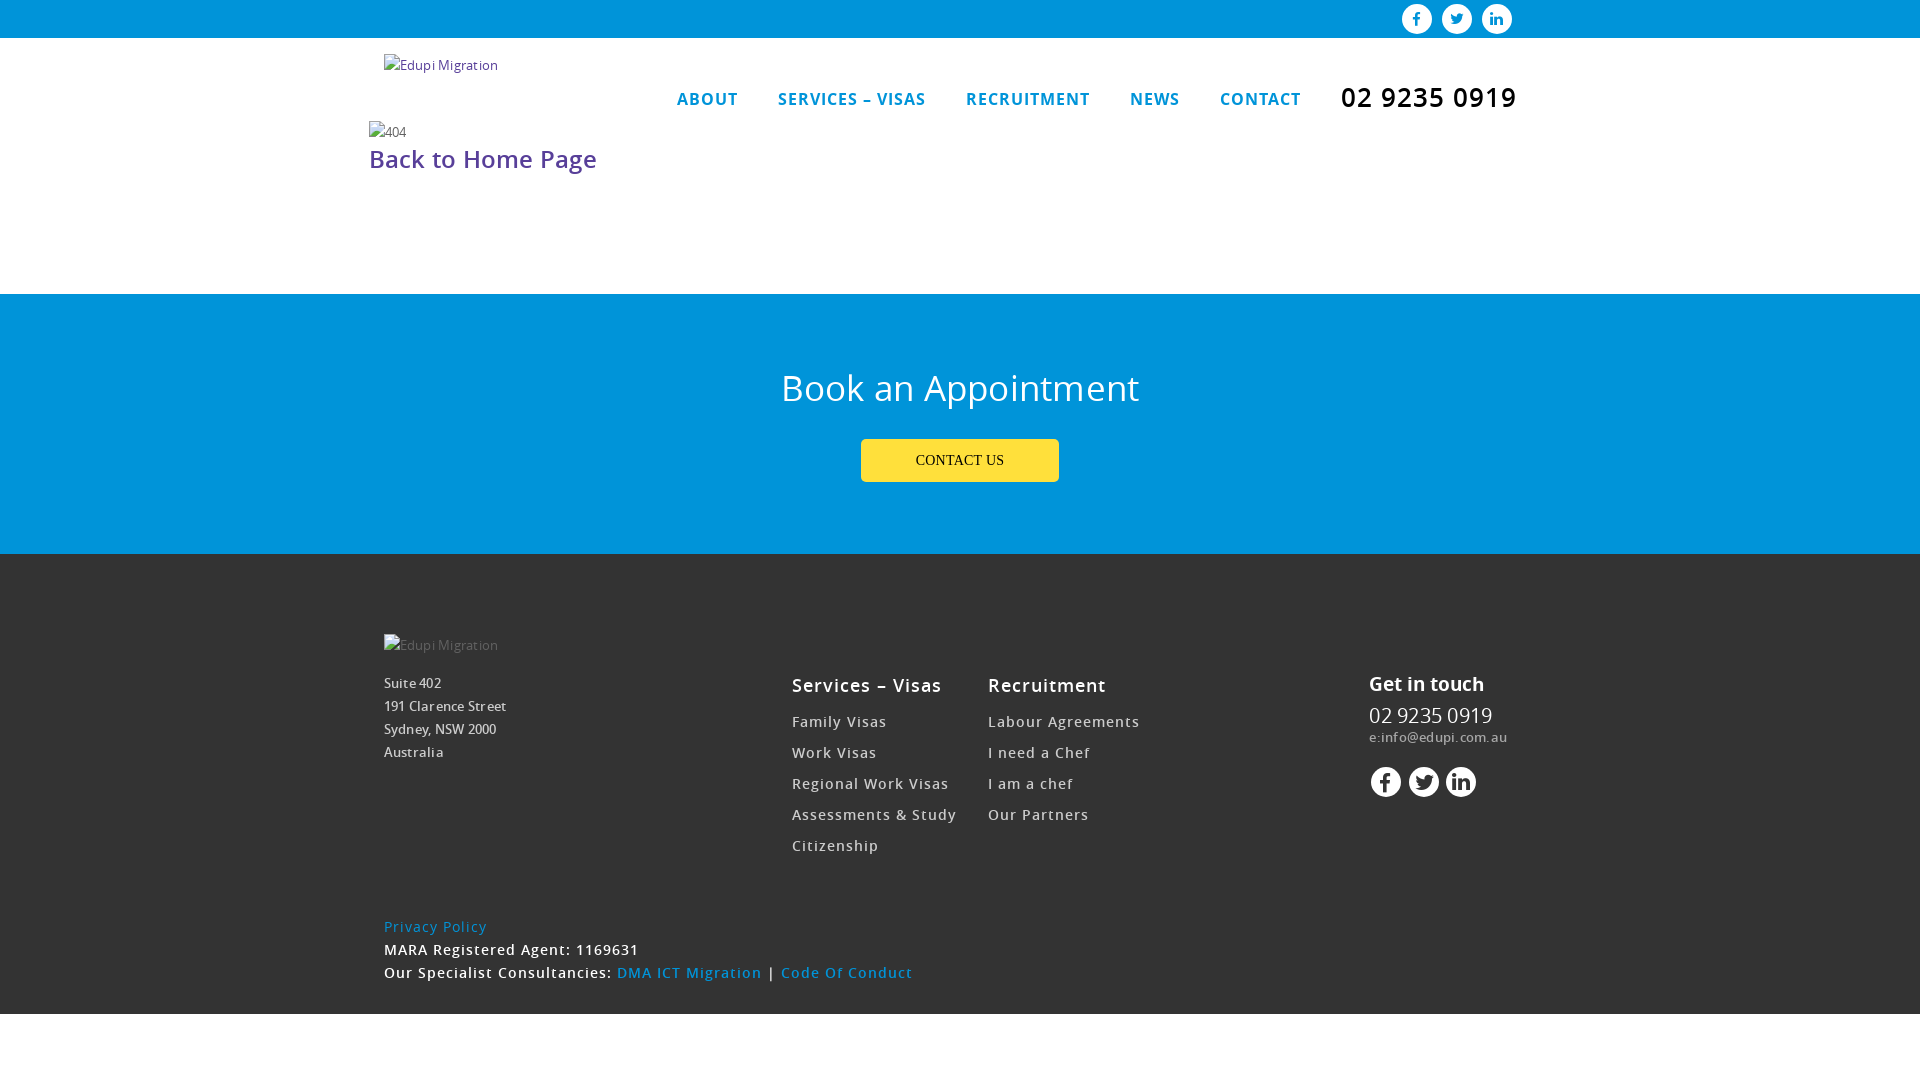  What do you see at coordinates (481, 157) in the screenshot?
I see `'Back to Home Page'` at bounding box center [481, 157].